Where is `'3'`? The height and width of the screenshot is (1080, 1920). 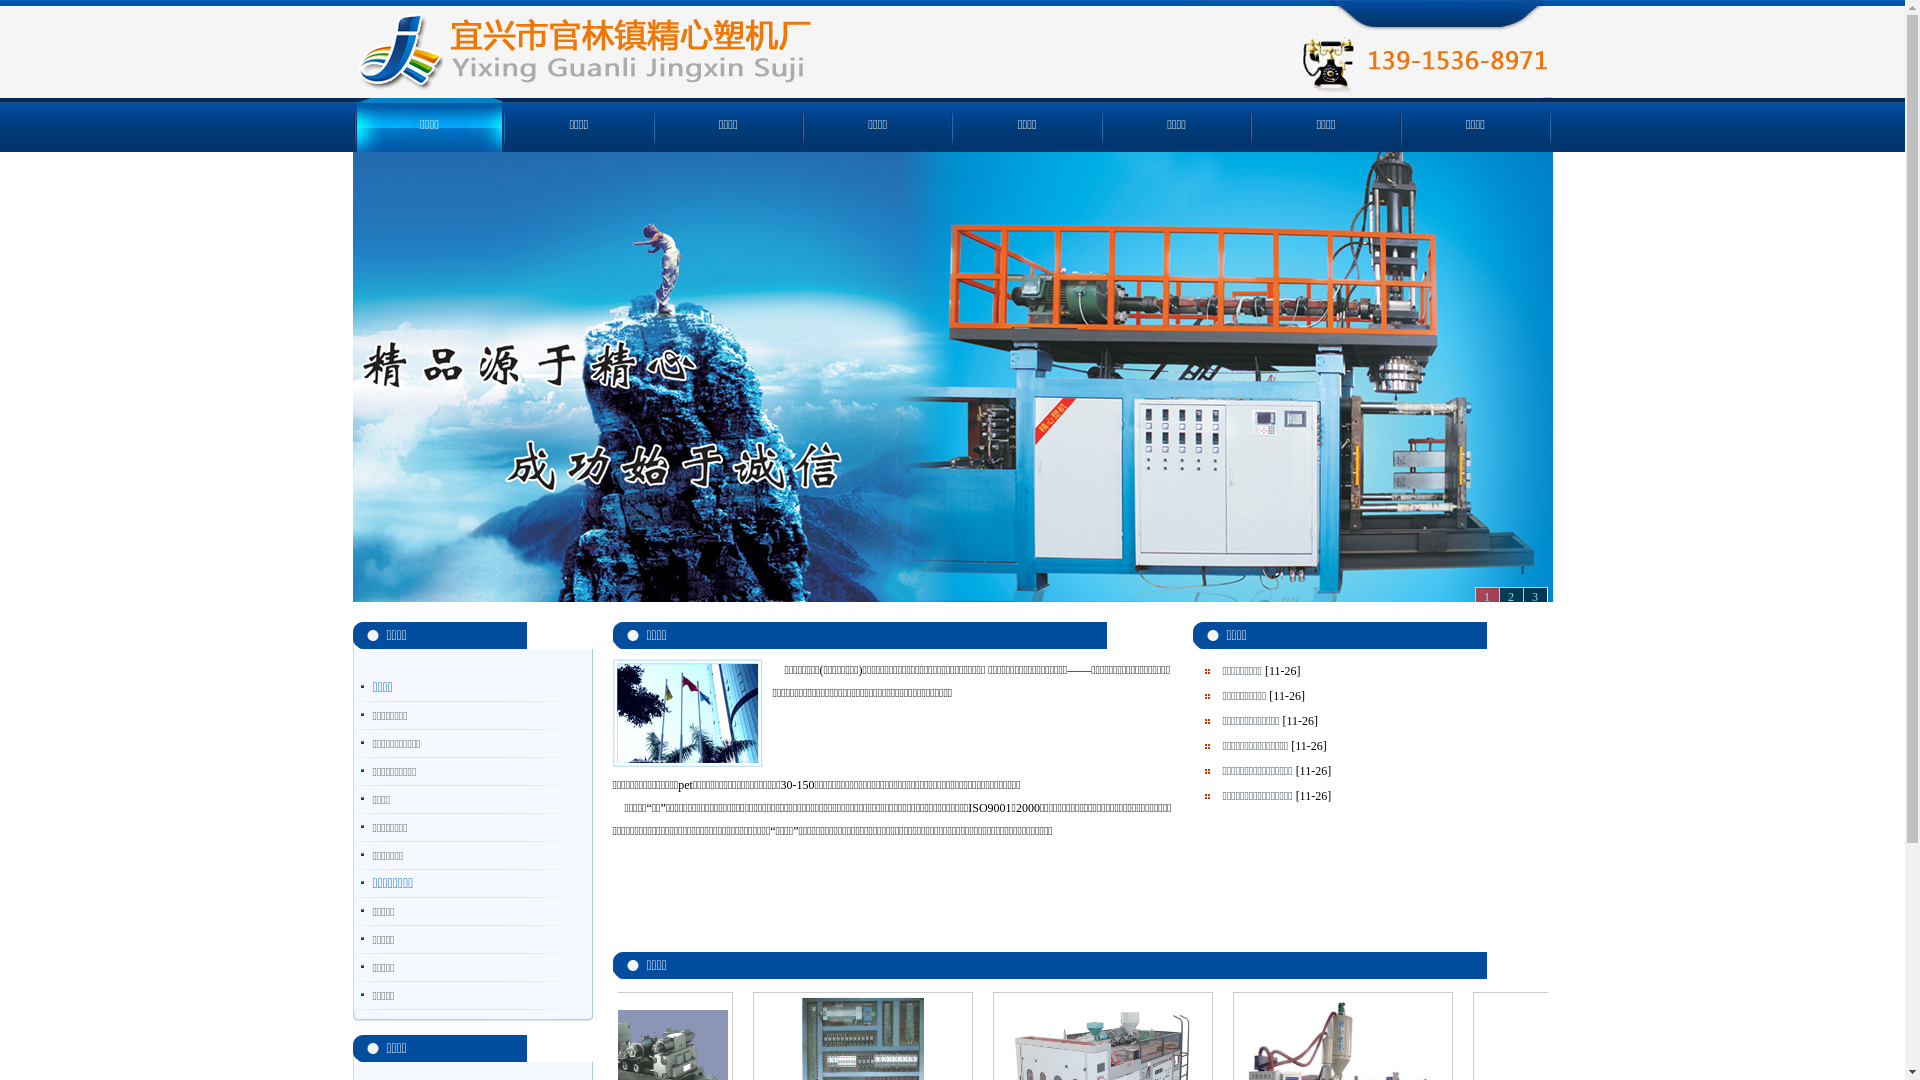
'3' is located at coordinates (1533, 595).